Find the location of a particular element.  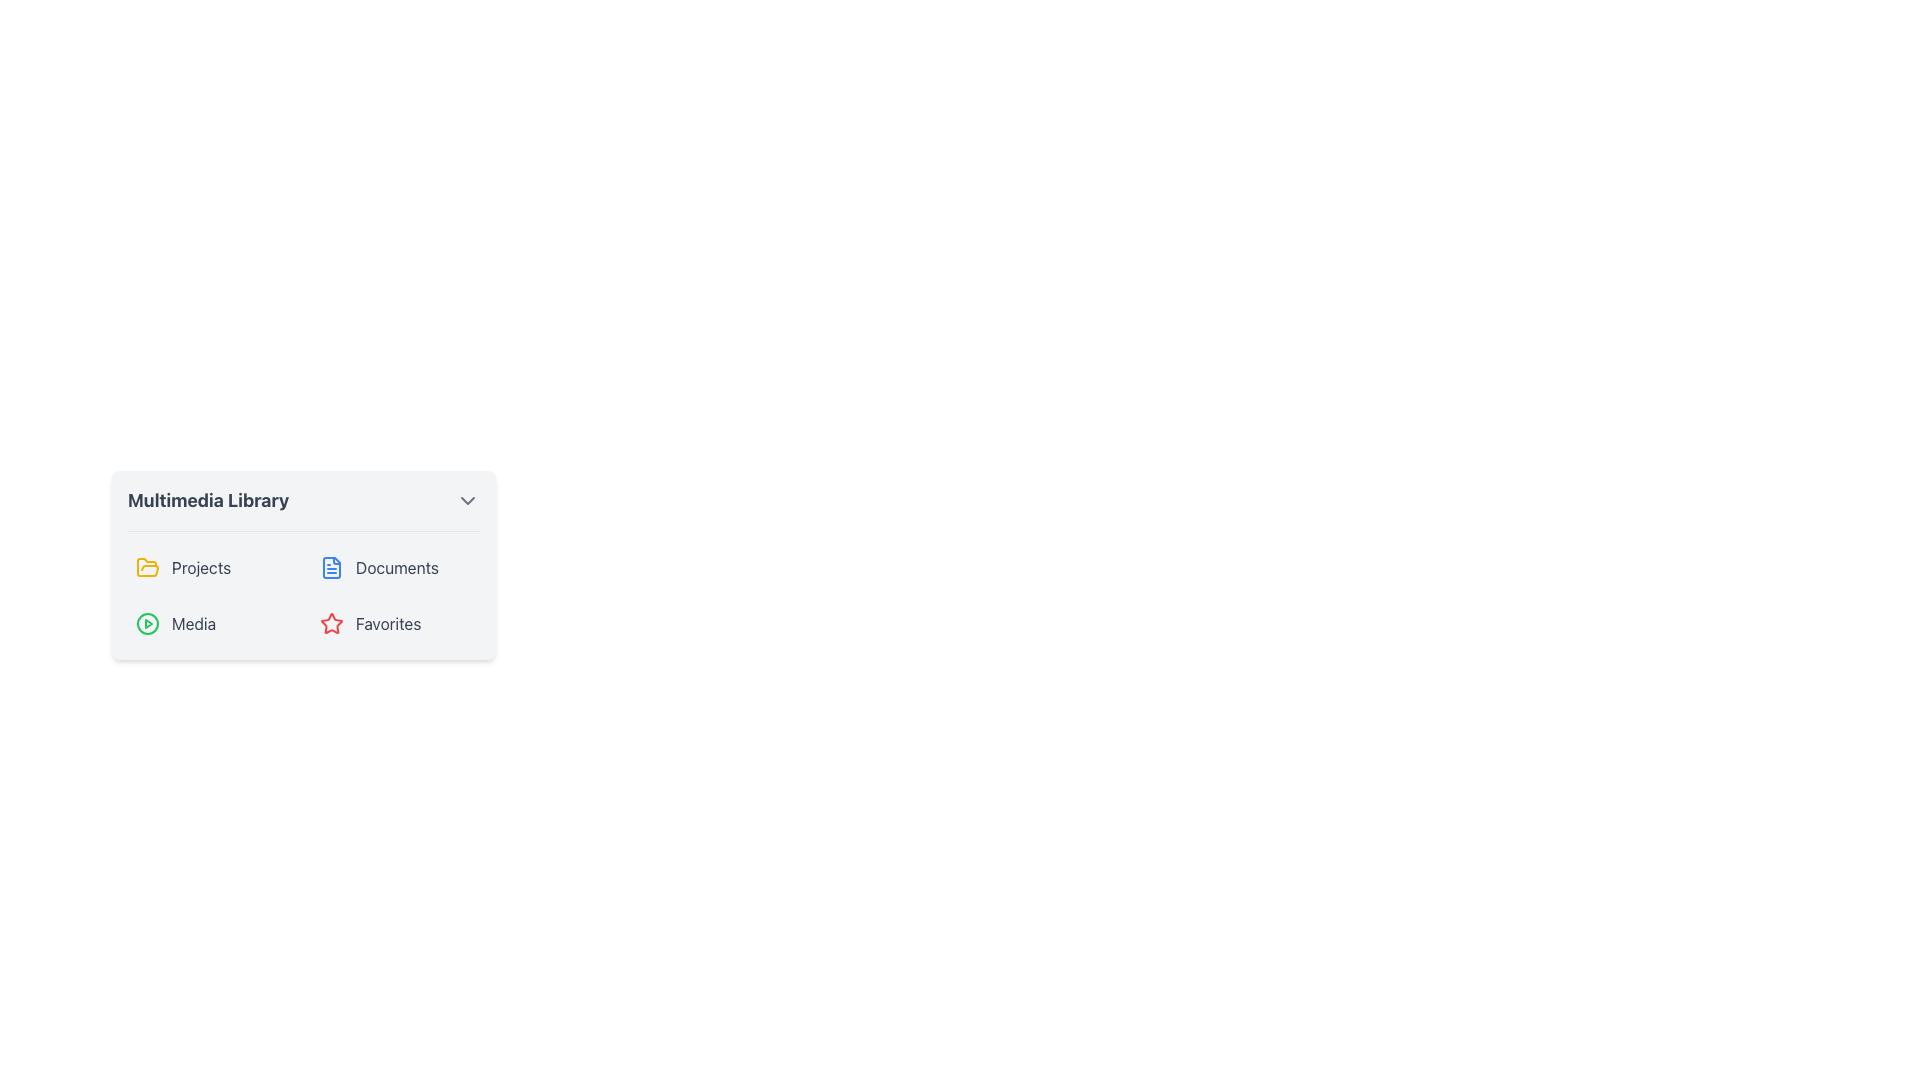

the navigation menu component is located at coordinates (444, 639).